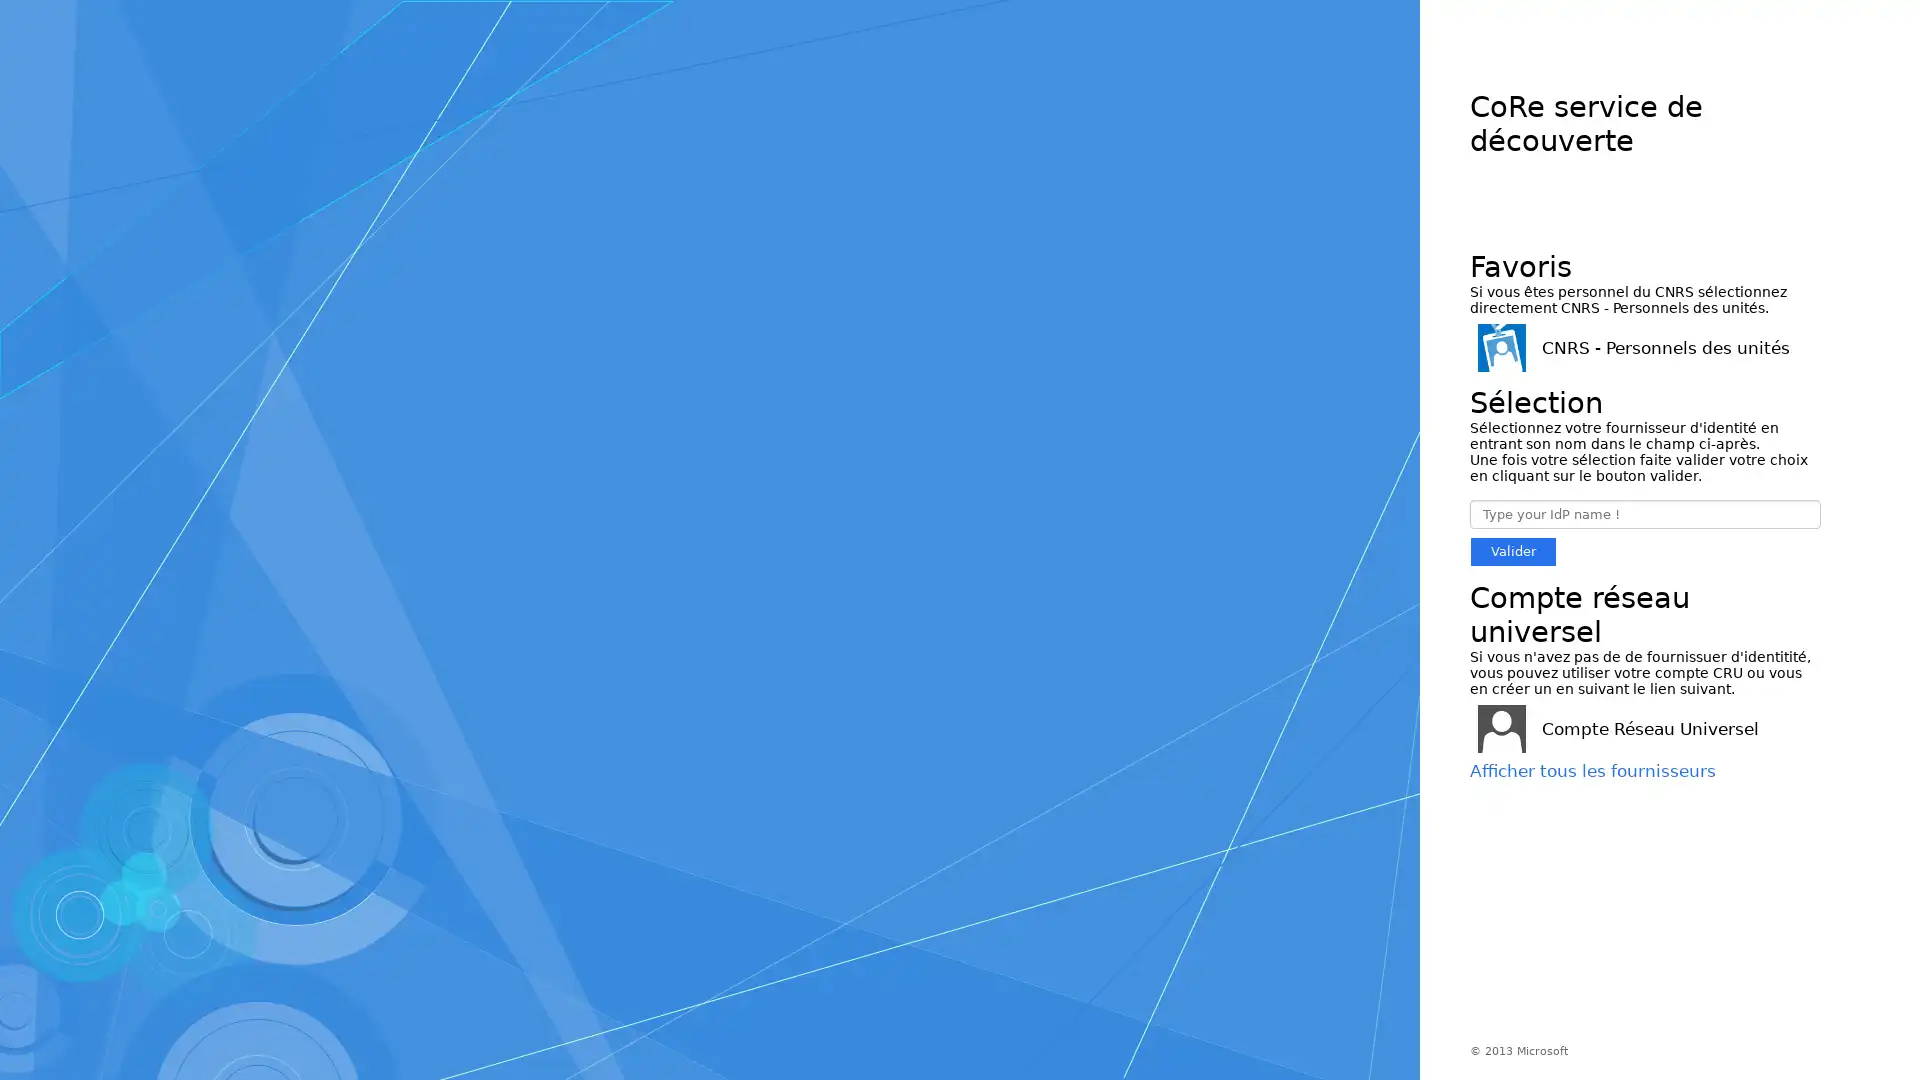  Describe the element at coordinates (1513, 551) in the screenshot. I see `Valider` at that location.